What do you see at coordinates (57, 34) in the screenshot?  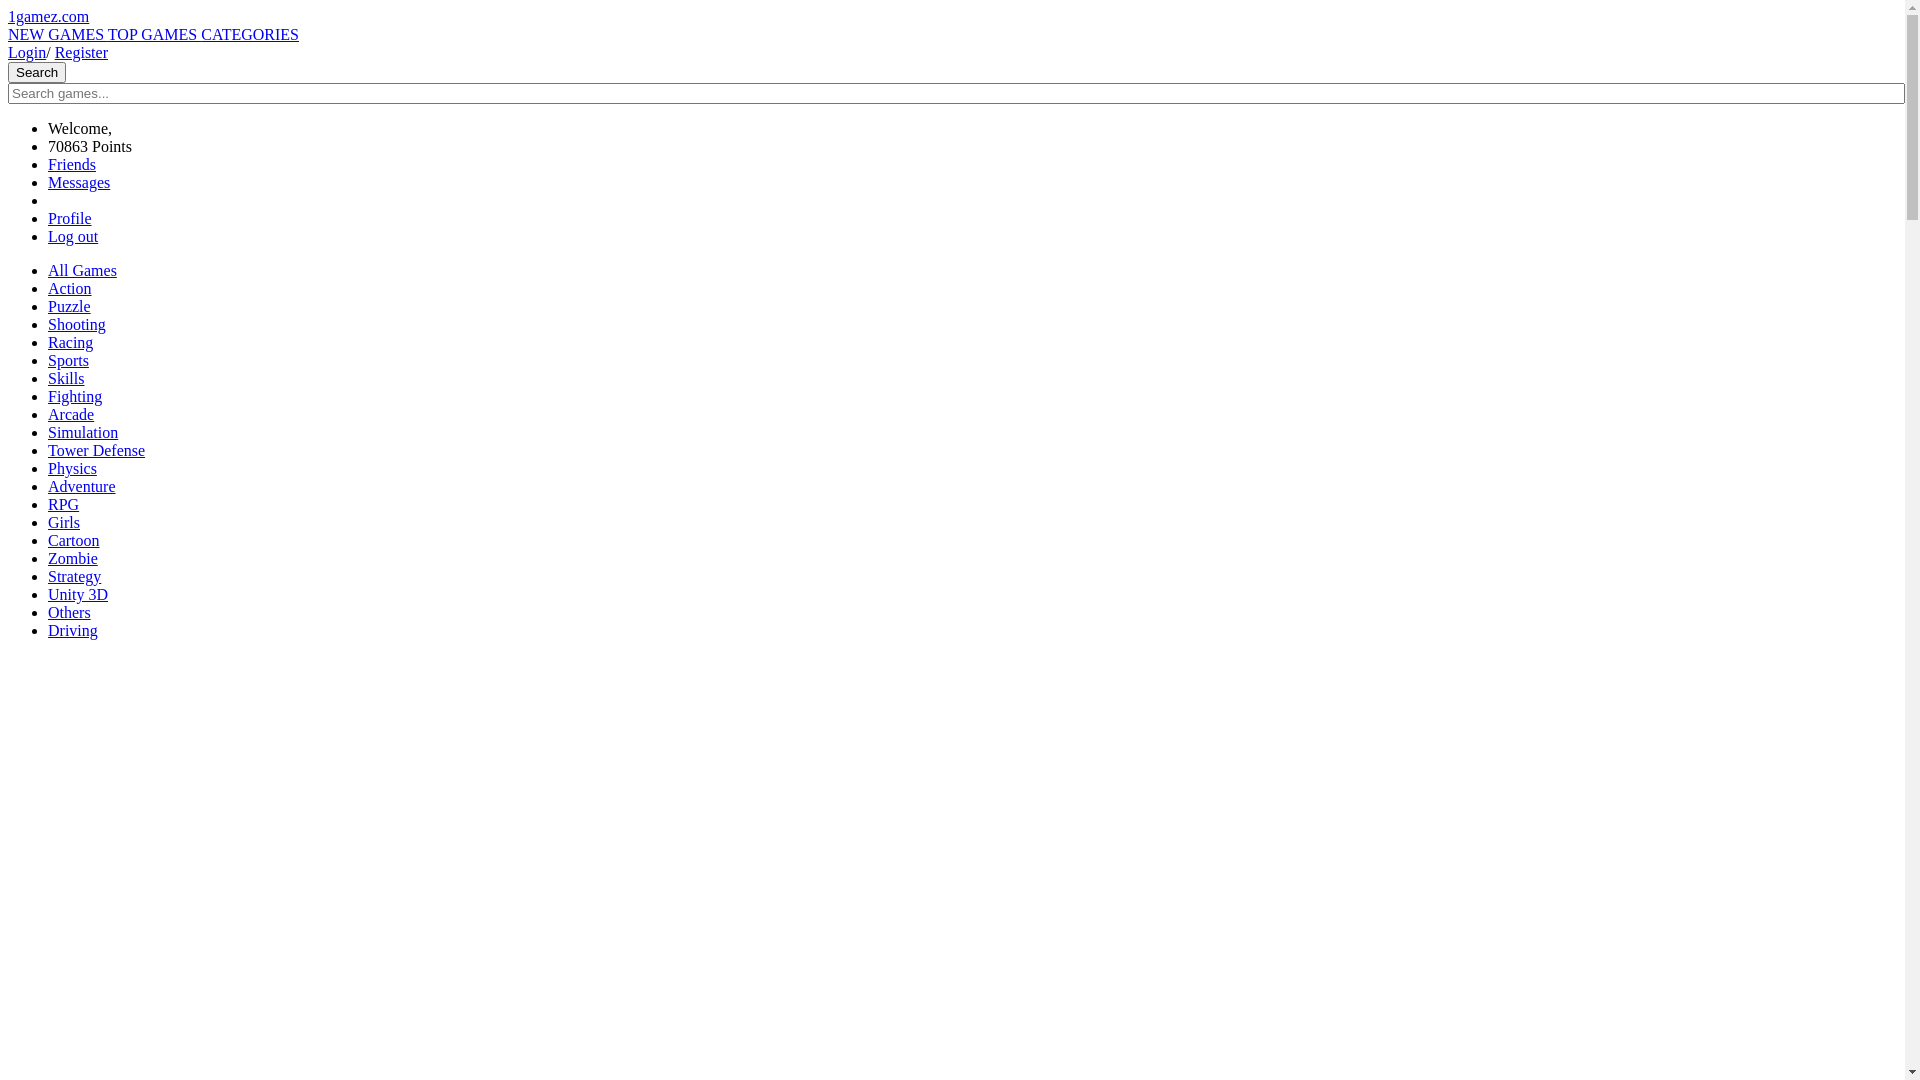 I see `'NEW GAMES'` at bounding box center [57, 34].